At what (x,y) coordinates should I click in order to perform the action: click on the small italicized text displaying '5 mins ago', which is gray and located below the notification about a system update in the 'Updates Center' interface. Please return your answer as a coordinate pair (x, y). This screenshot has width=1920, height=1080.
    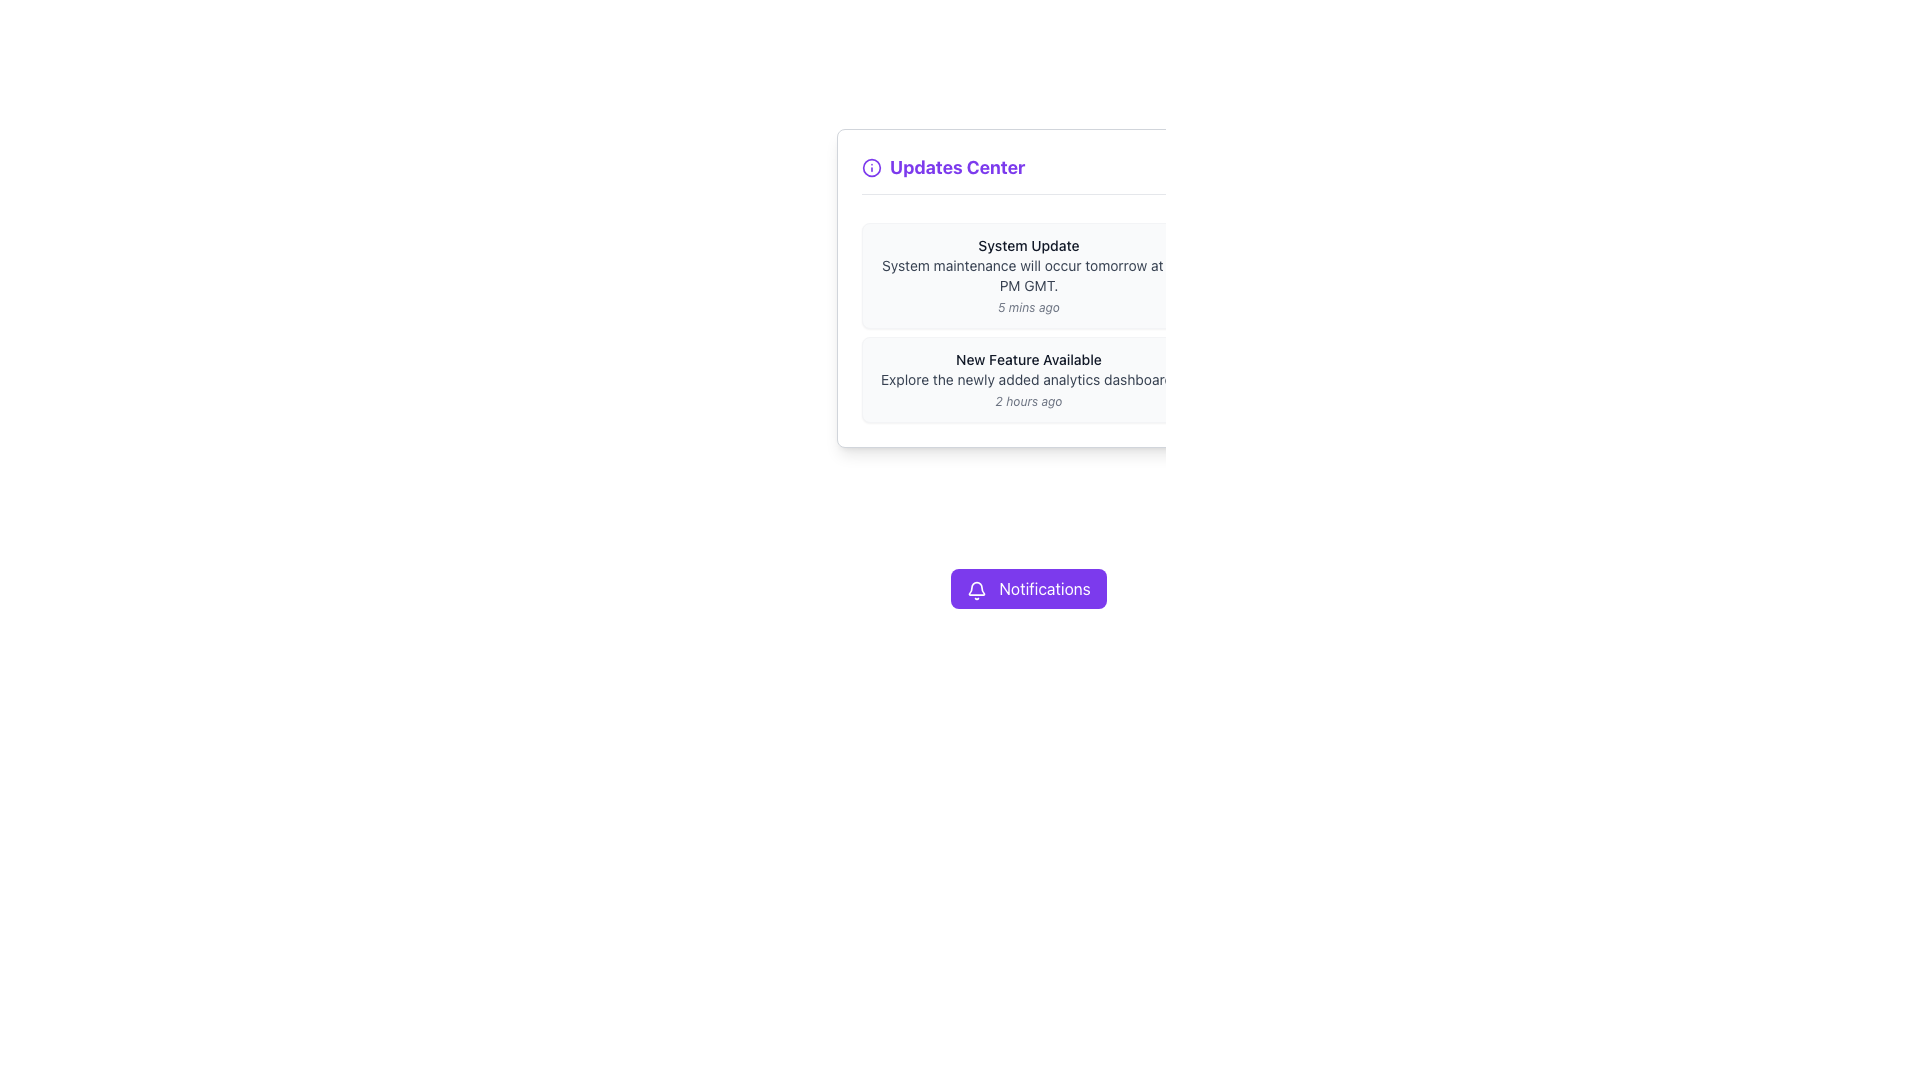
    Looking at the image, I should click on (1028, 308).